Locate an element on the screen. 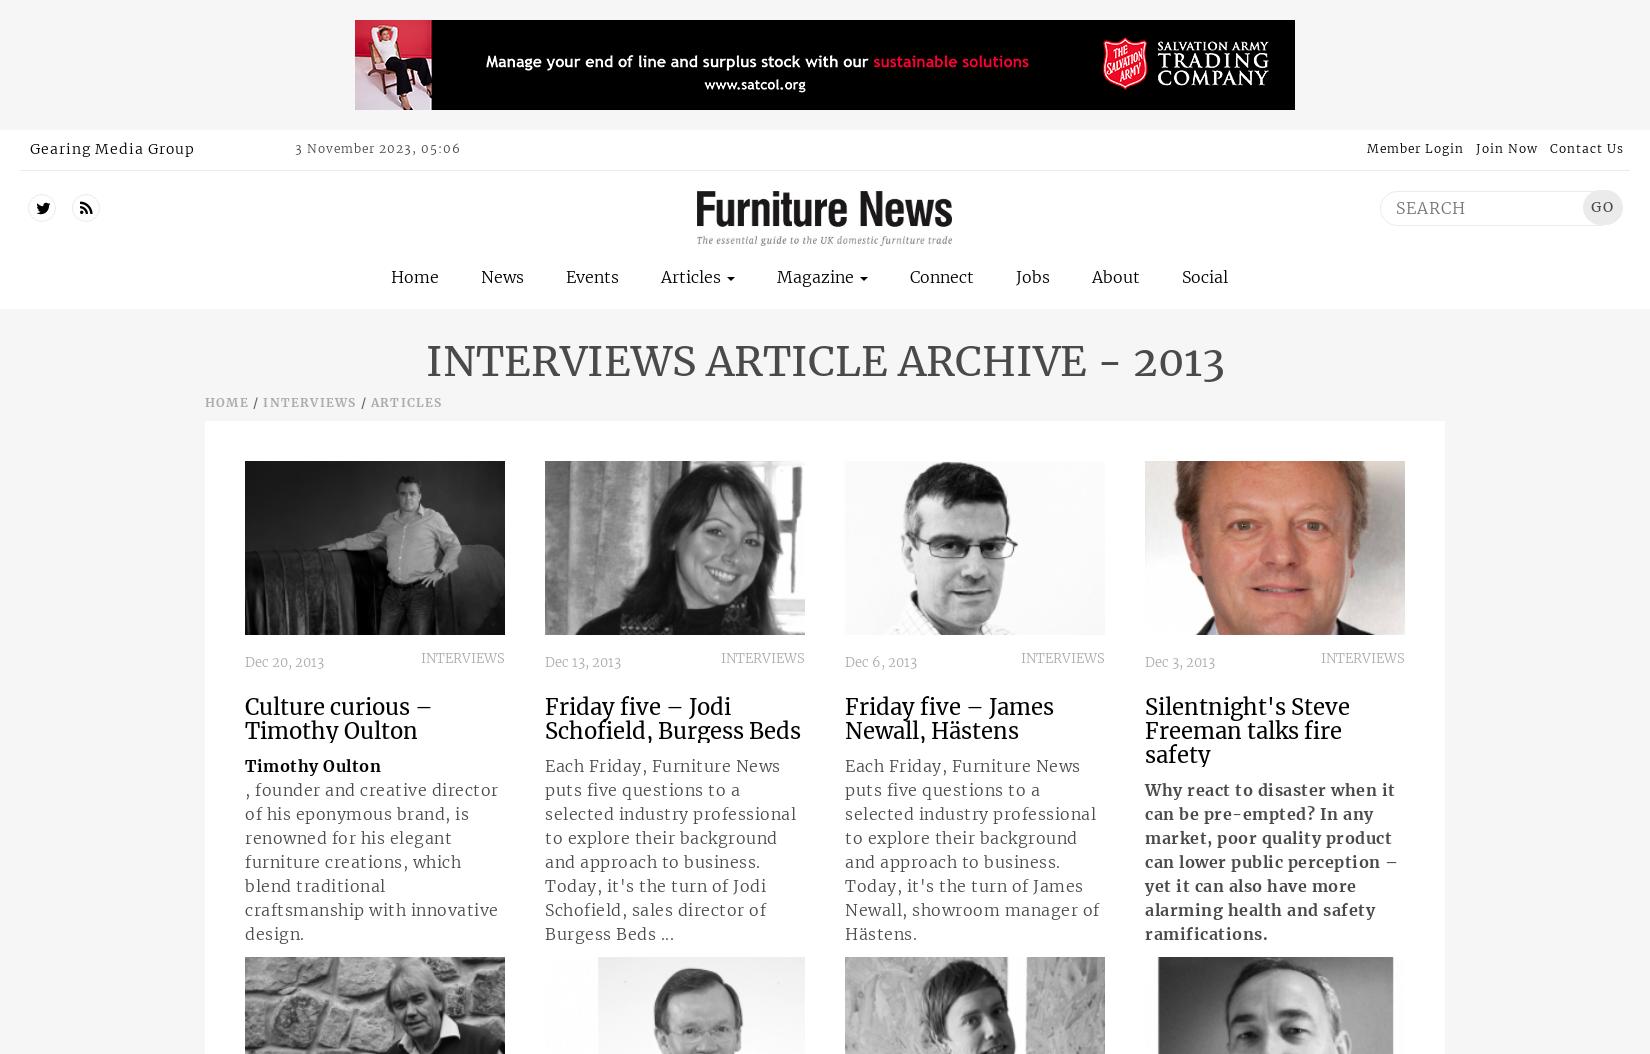 This screenshot has width=1650, height=1054. 'RSS' is located at coordinates (106, 206).